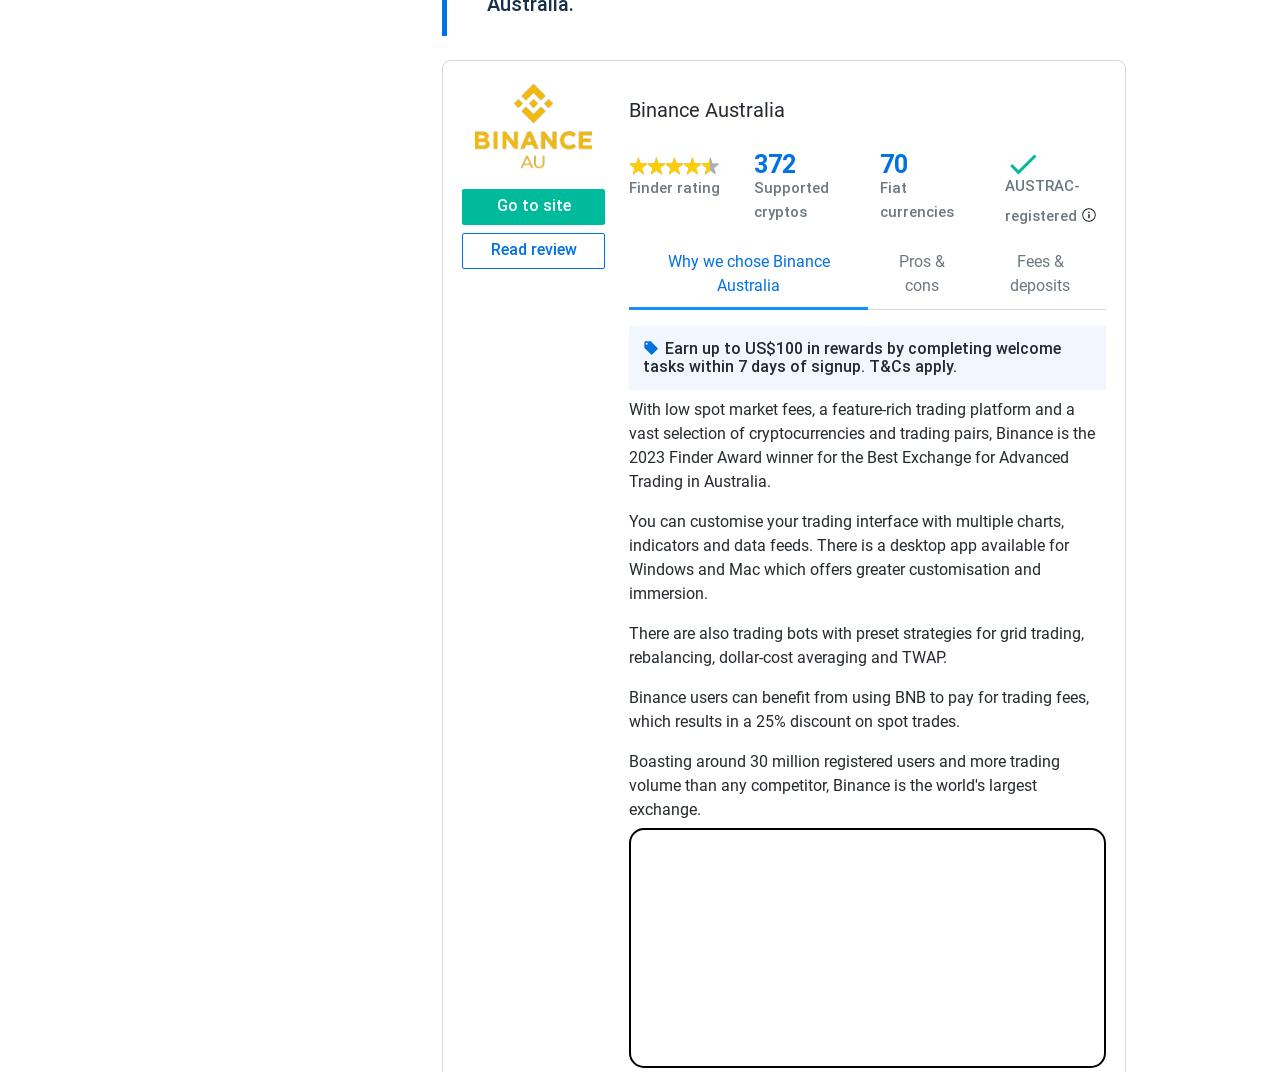  Describe the element at coordinates (856, 644) in the screenshot. I see `'There are also trading bots with preset strategies for grid trading, rebalancing, dollar-cost averaging and TWAP.'` at that location.